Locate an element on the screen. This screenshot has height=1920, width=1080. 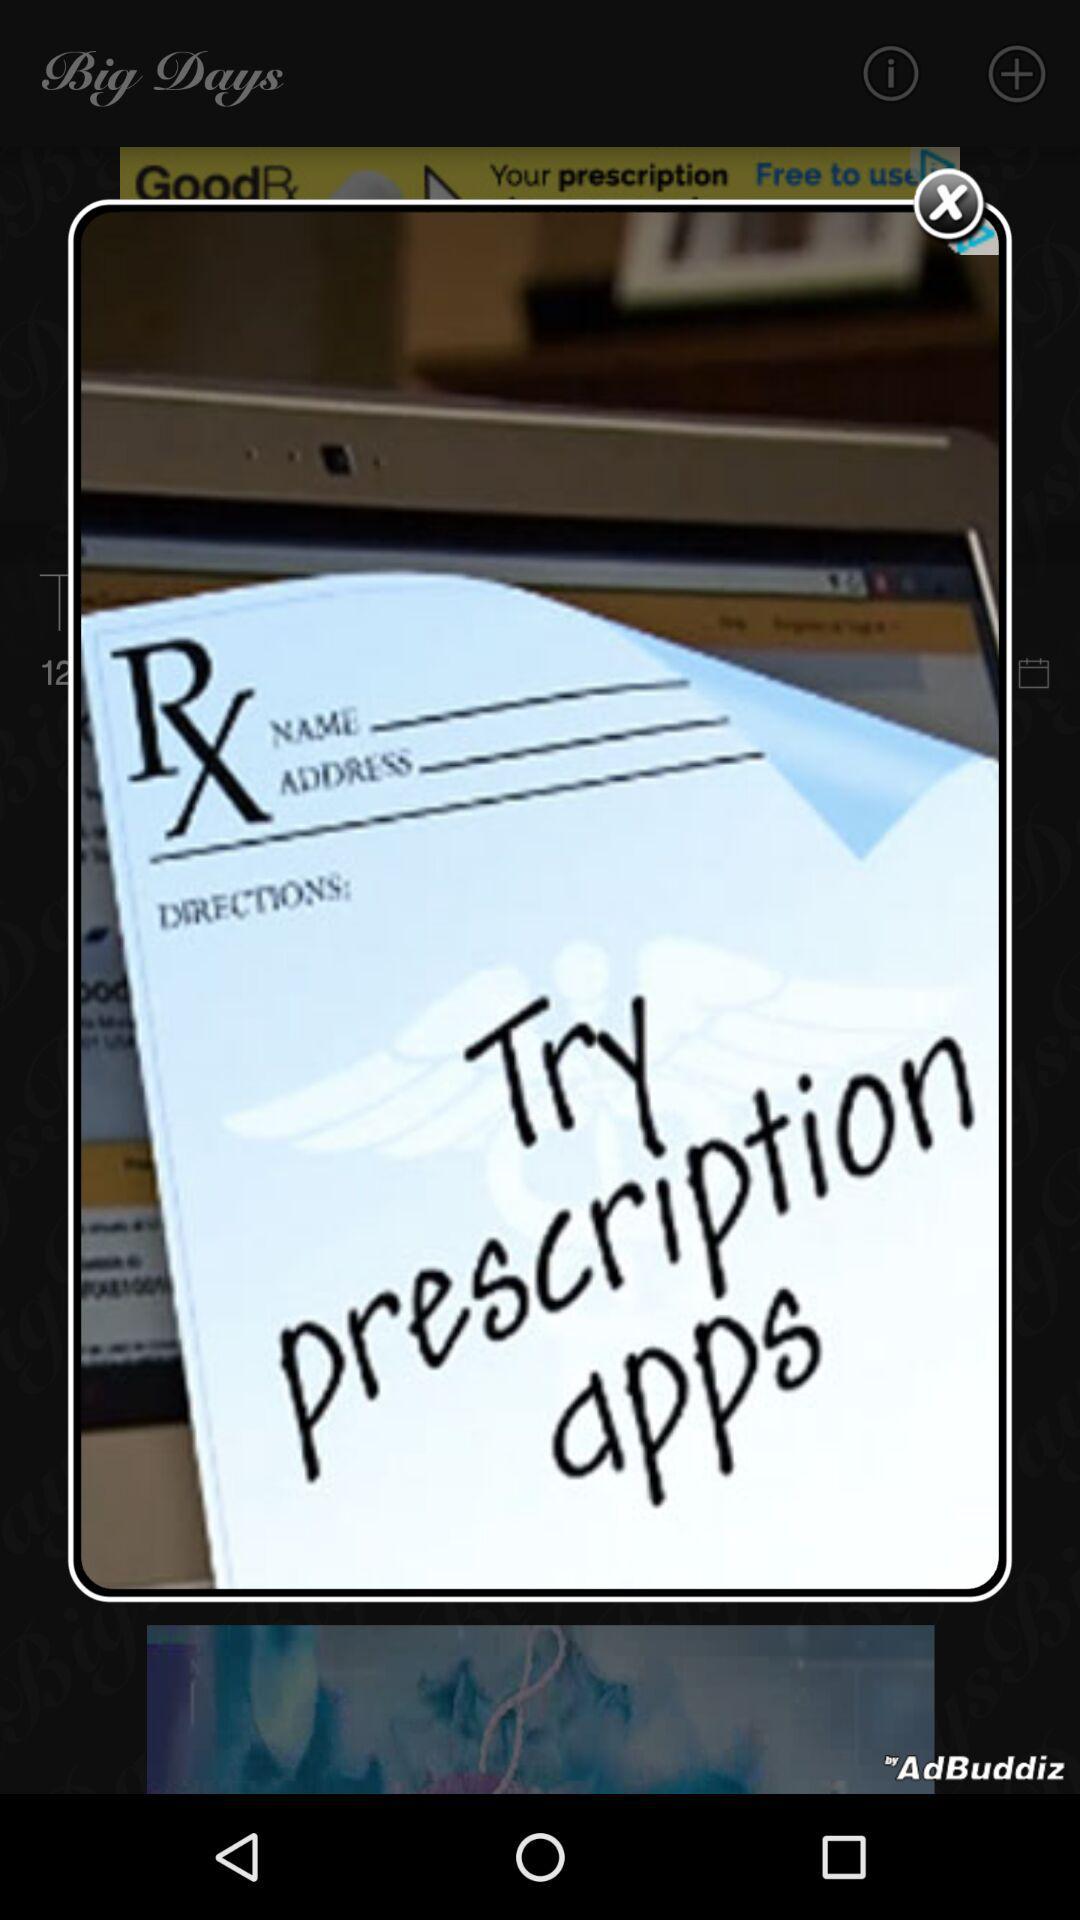
respite page is located at coordinates (540, 899).